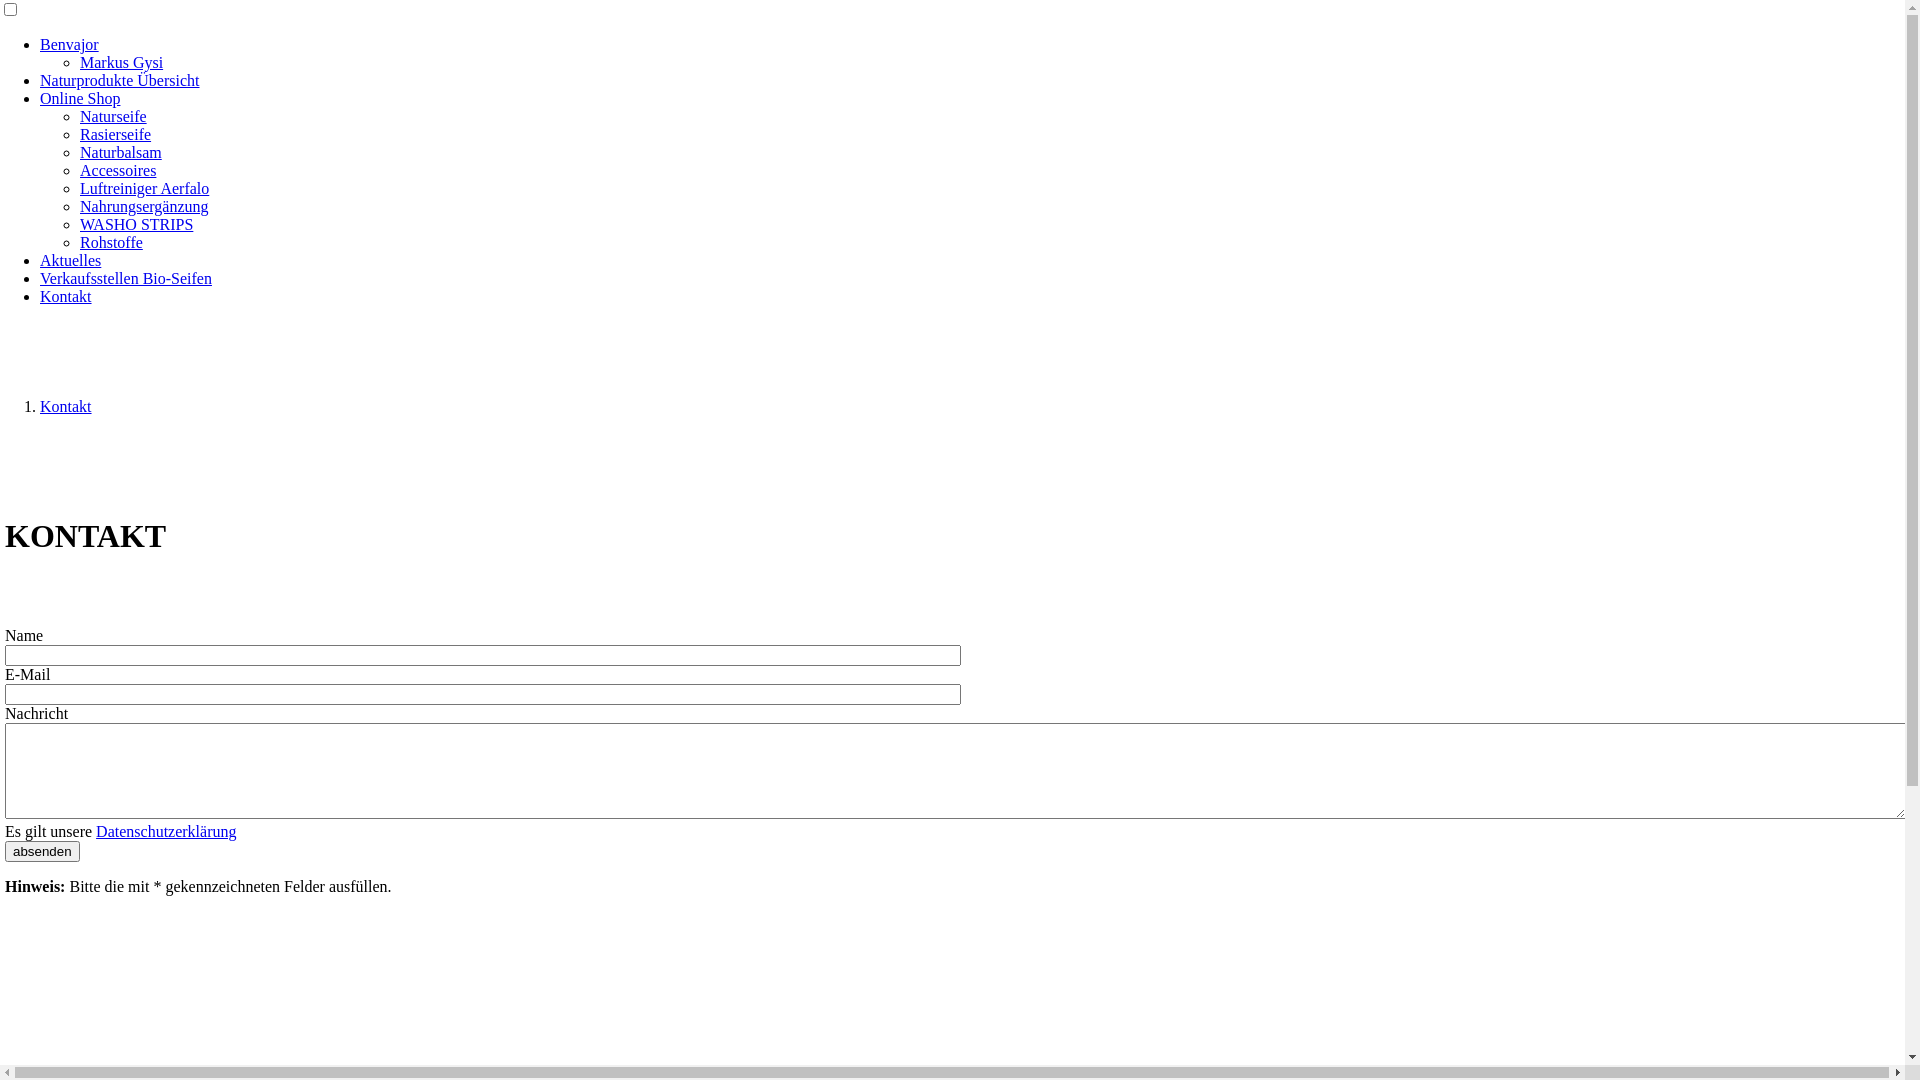 The image size is (1920, 1080). What do you see at coordinates (114, 134) in the screenshot?
I see `'Rasierseife'` at bounding box center [114, 134].